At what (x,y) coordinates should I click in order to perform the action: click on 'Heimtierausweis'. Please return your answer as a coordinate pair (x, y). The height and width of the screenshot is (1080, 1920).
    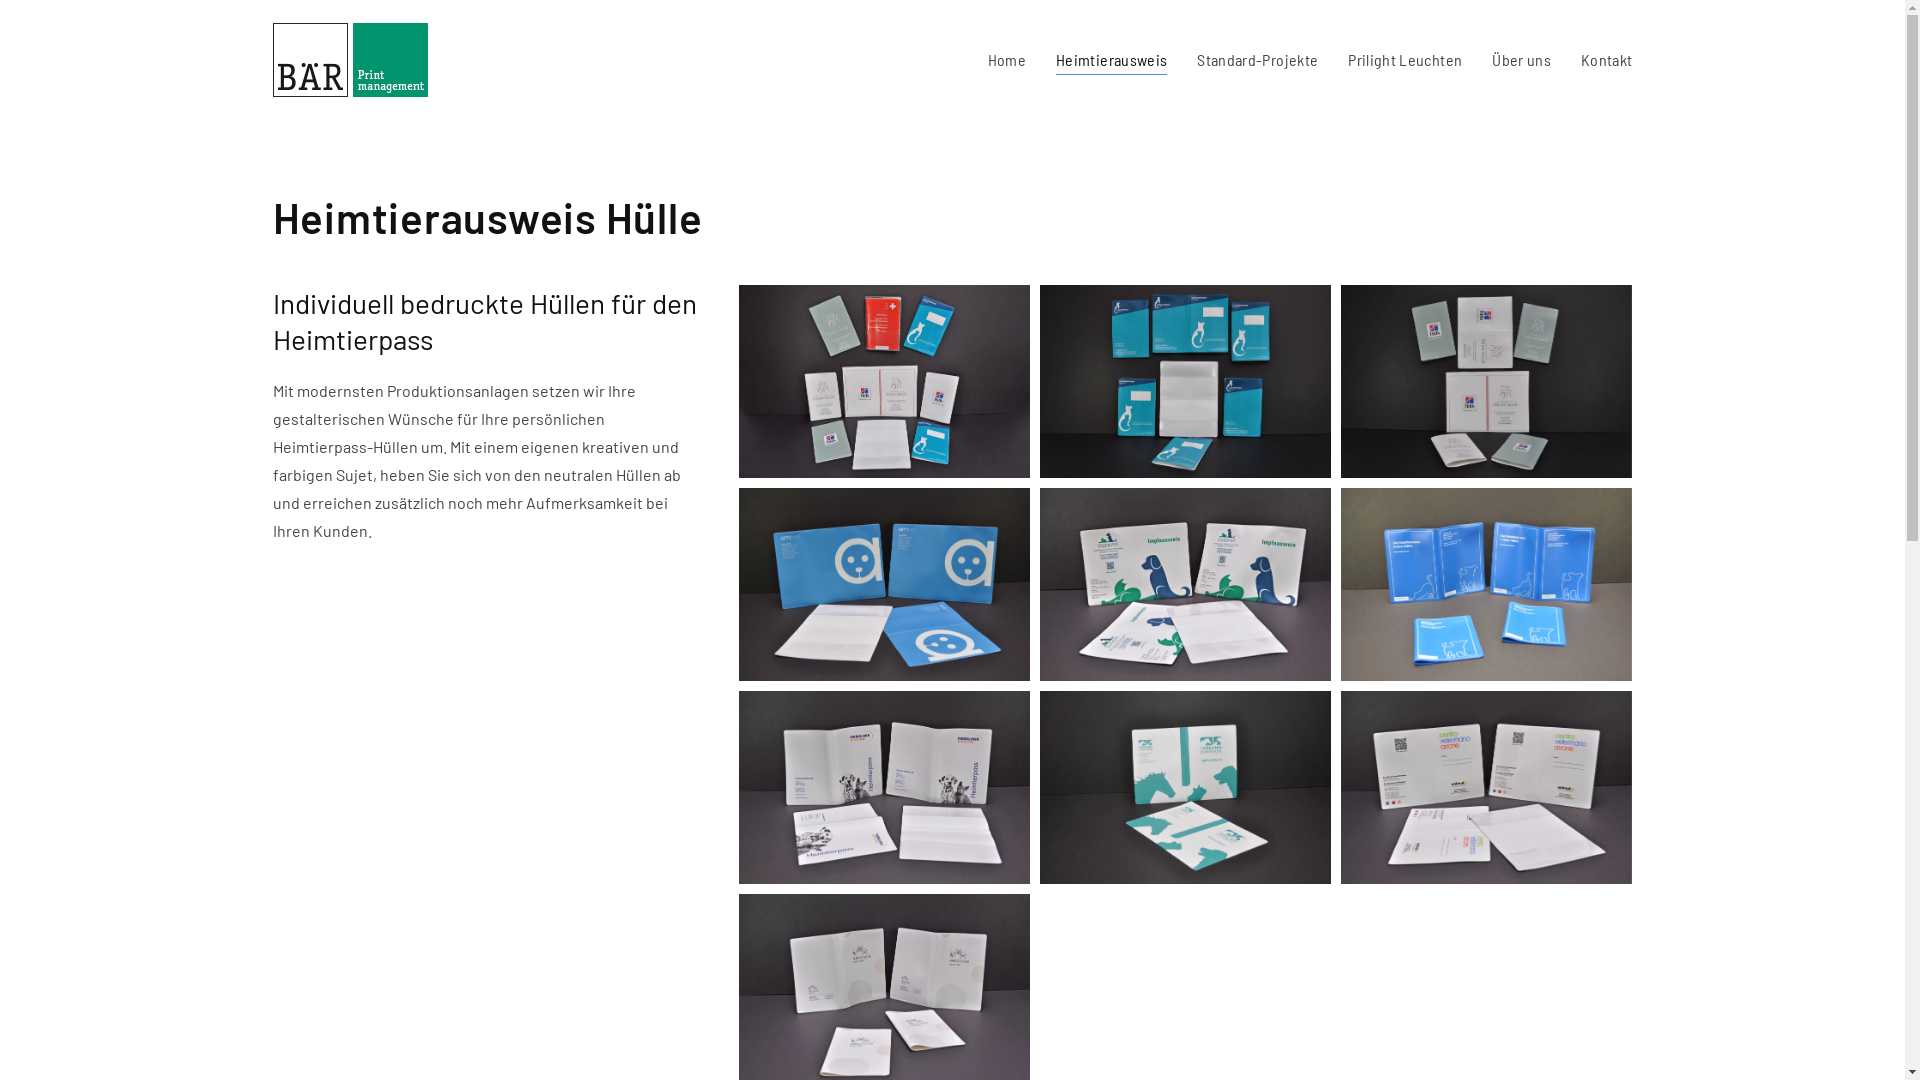
    Looking at the image, I should click on (1110, 59).